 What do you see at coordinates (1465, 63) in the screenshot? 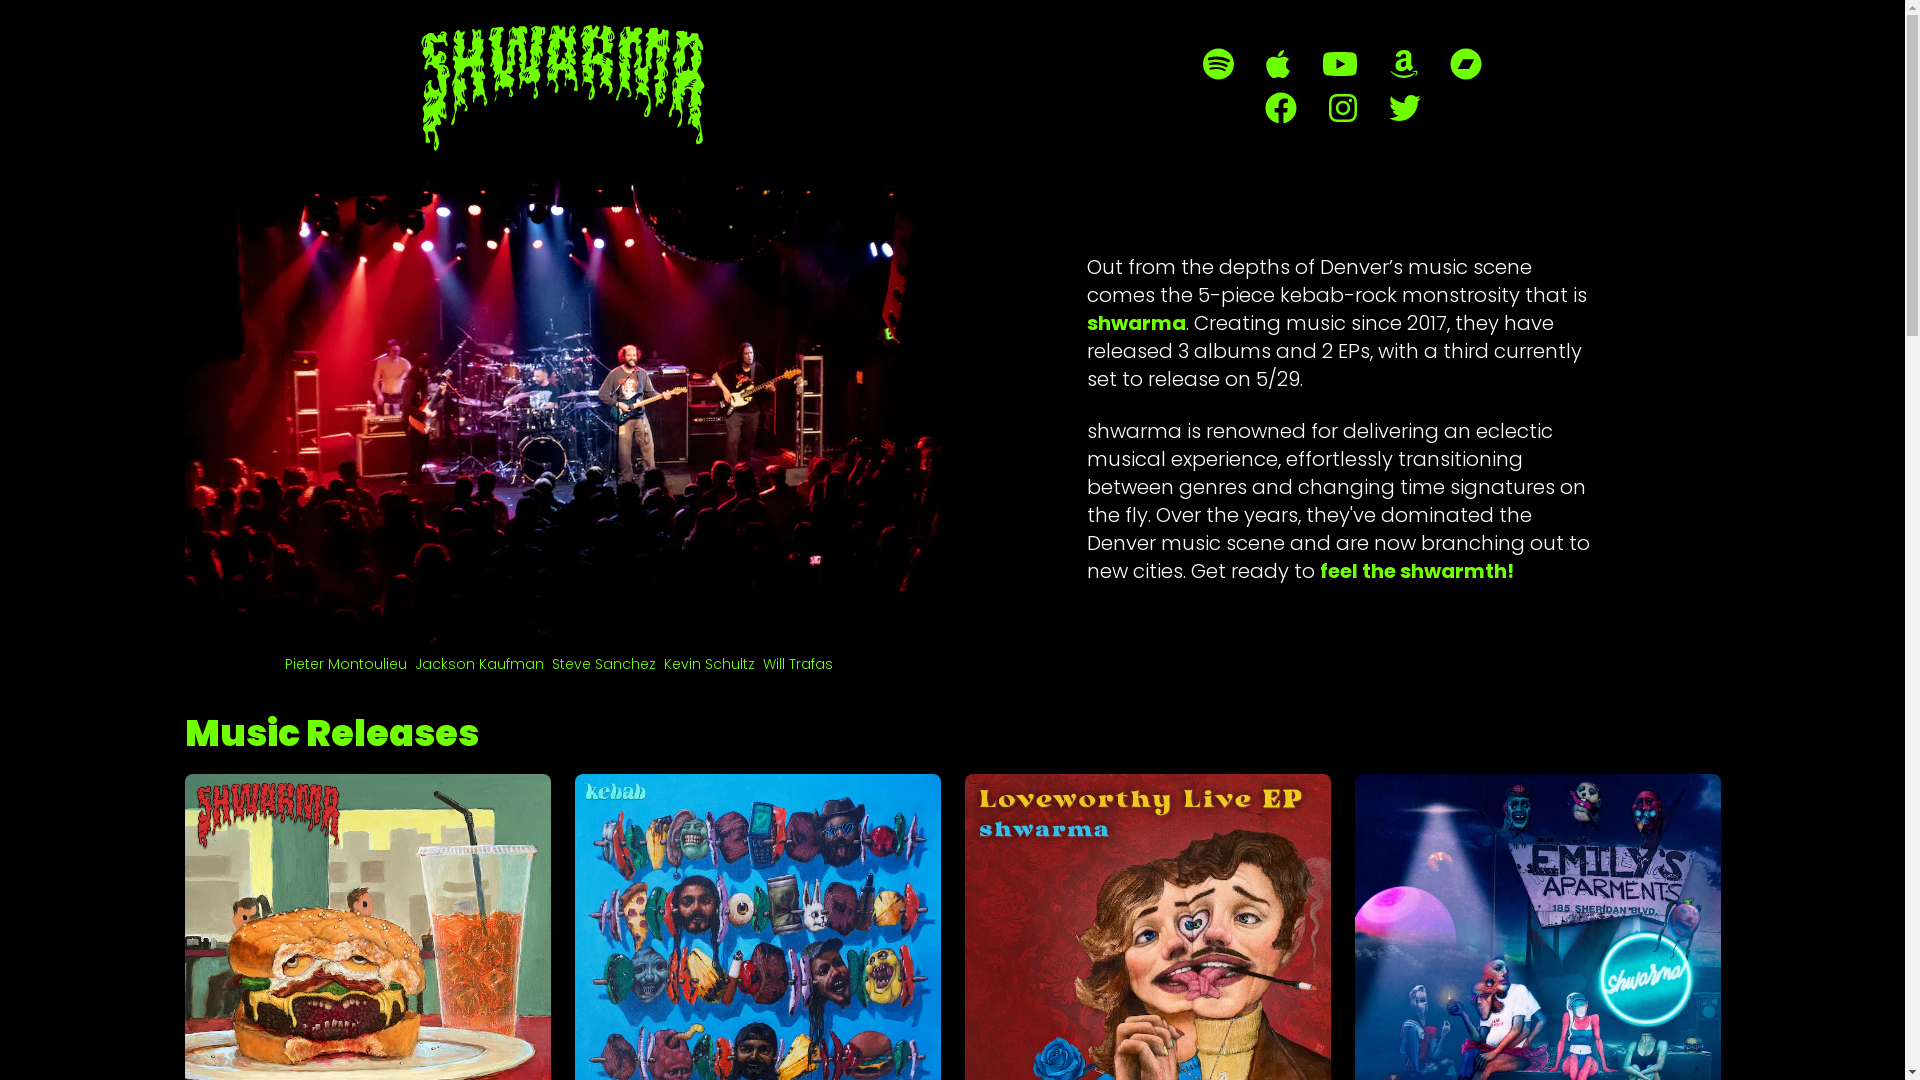
I see `'Bandcamp'` at bounding box center [1465, 63].